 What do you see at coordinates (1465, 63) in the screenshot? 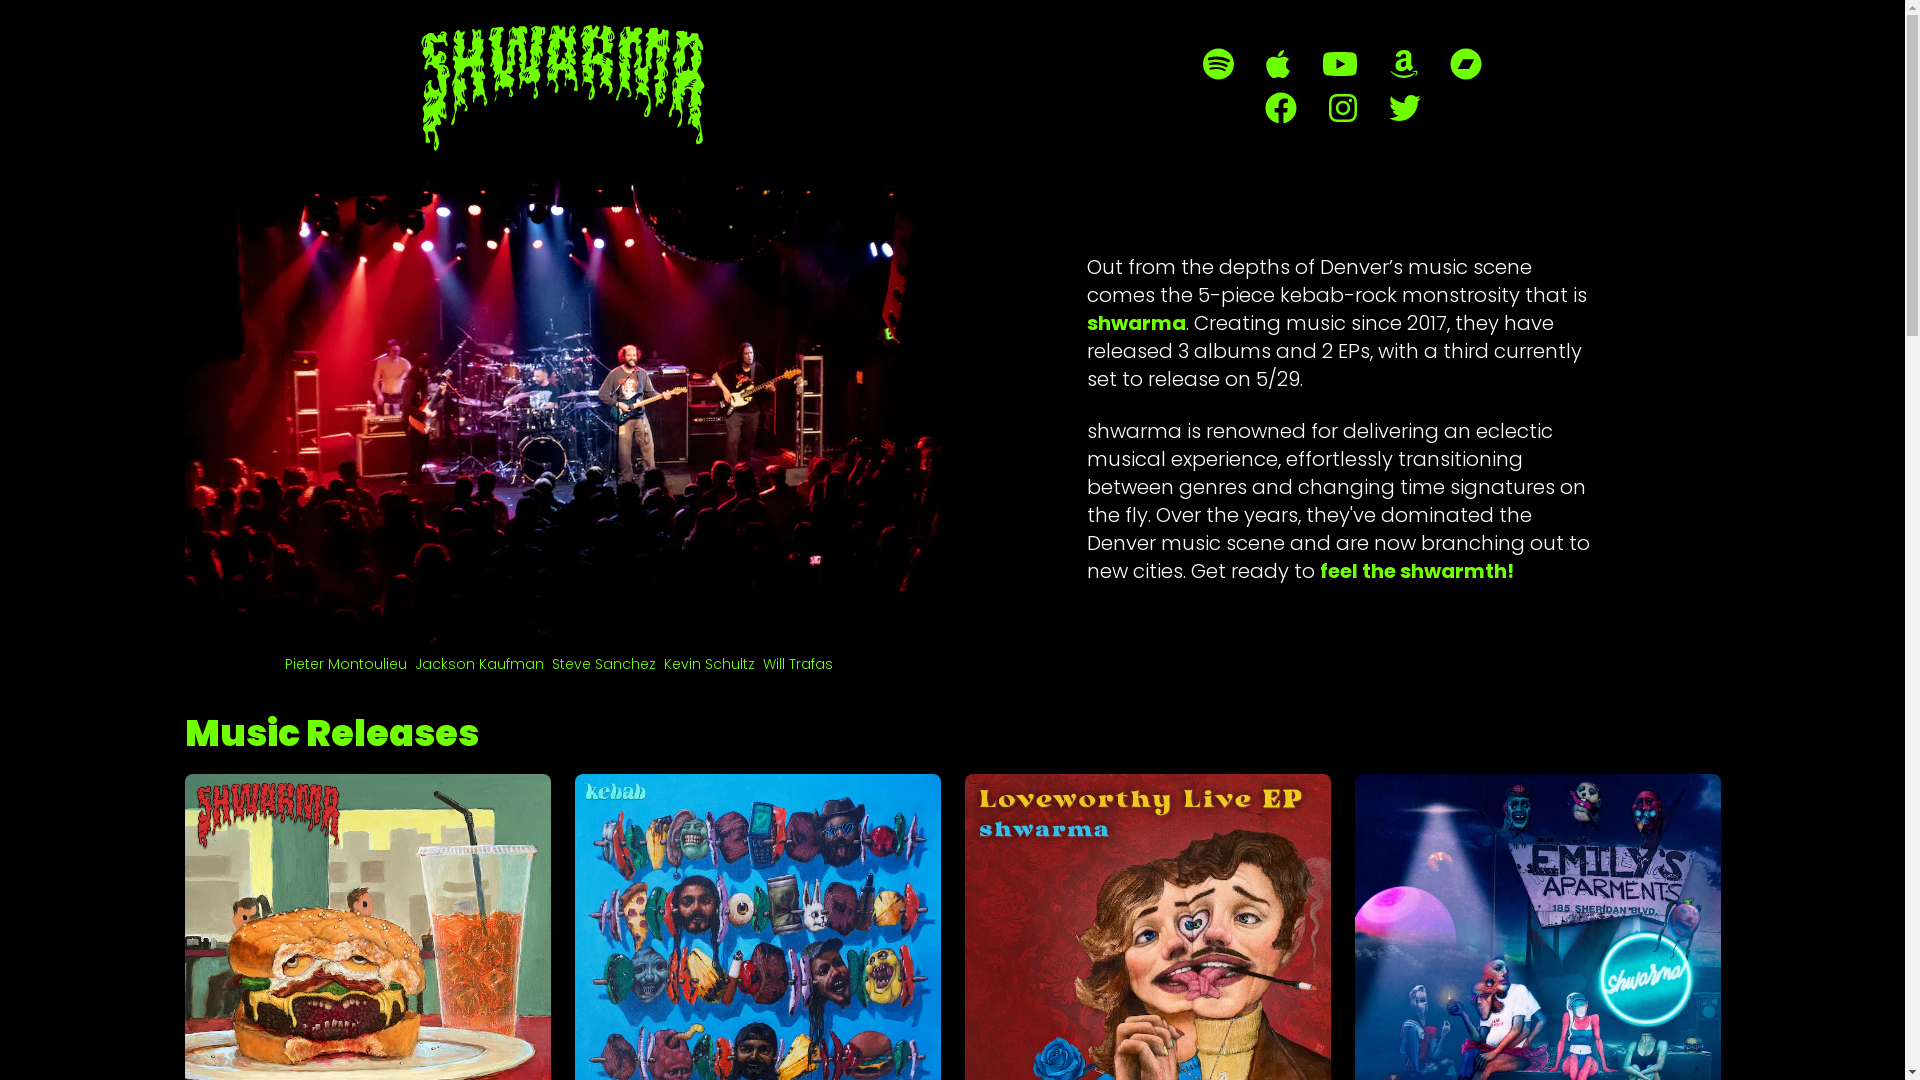
I see `'Bandcamp'` at bounding box center [1465, 63].